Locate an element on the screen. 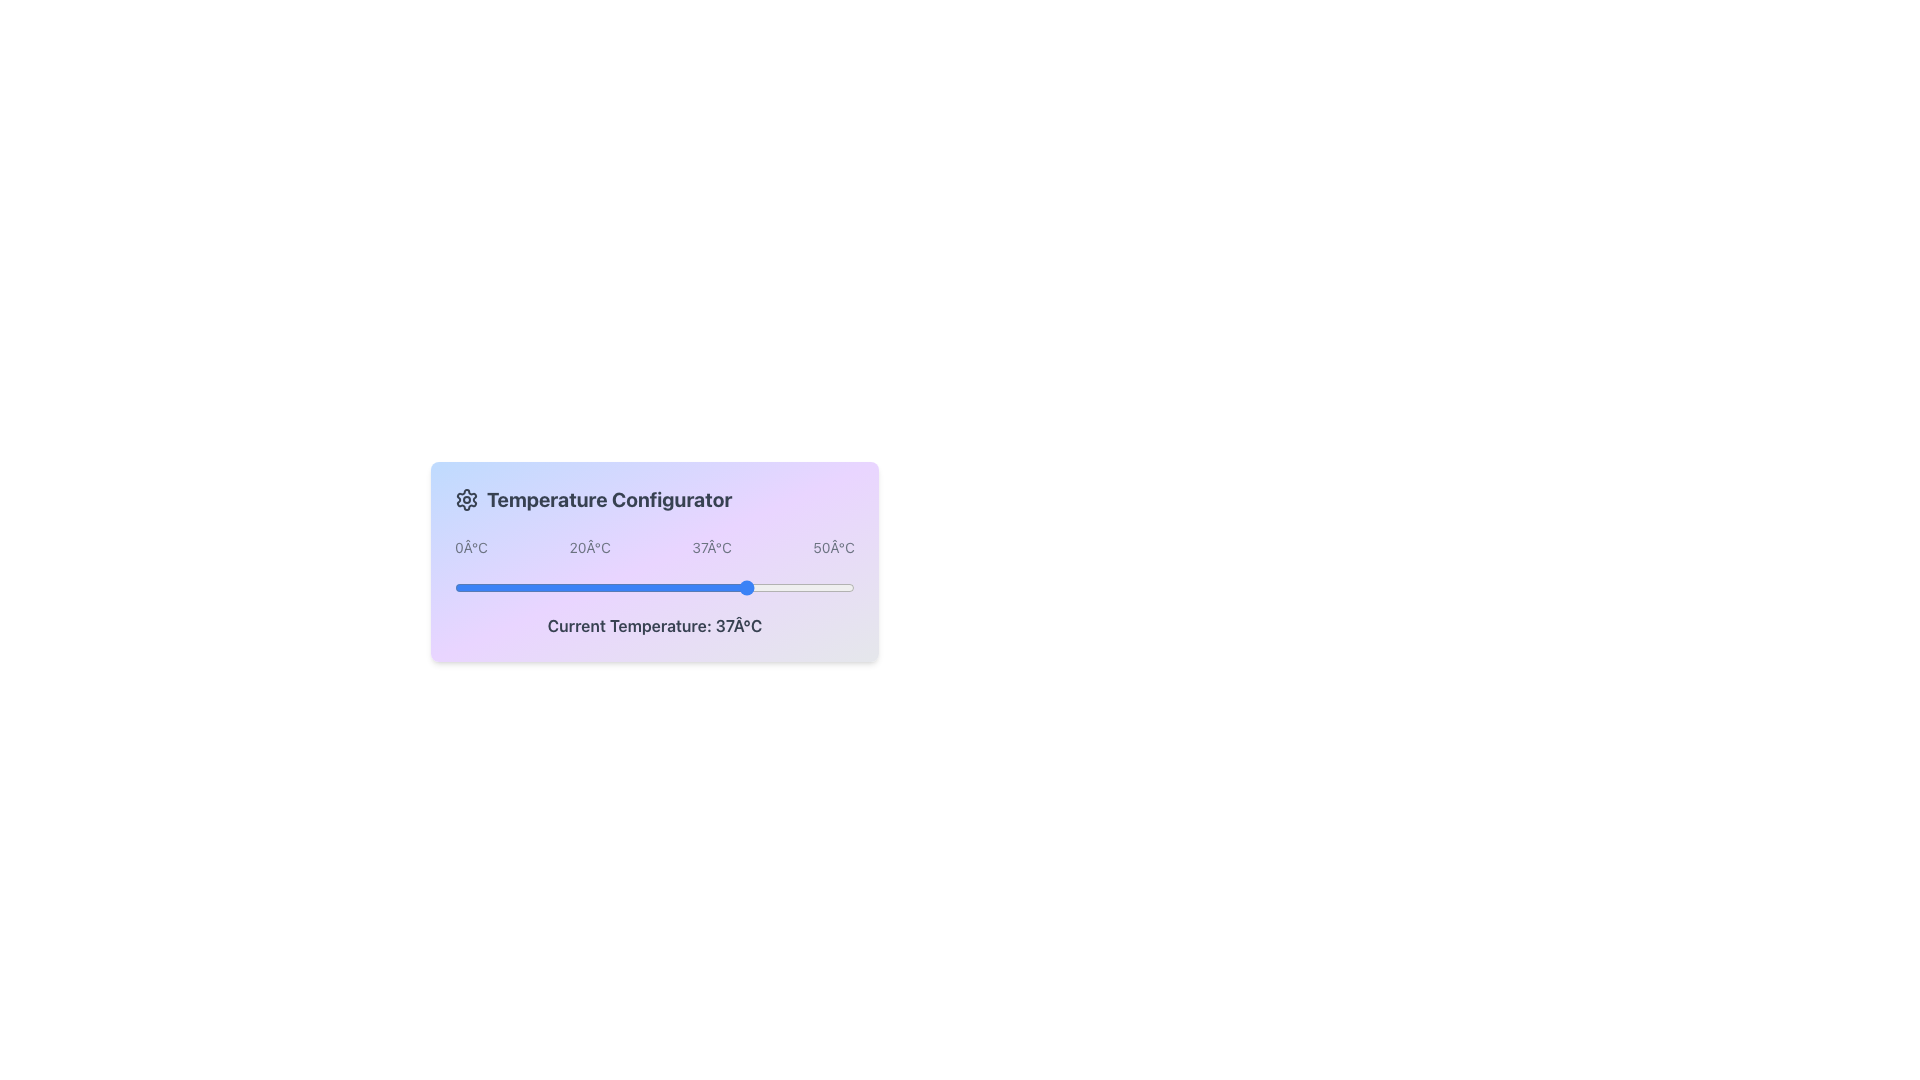 Image resolution: width=1920 pixels, height=1080 pixels. the temperature is located at coordinates (574, 586).